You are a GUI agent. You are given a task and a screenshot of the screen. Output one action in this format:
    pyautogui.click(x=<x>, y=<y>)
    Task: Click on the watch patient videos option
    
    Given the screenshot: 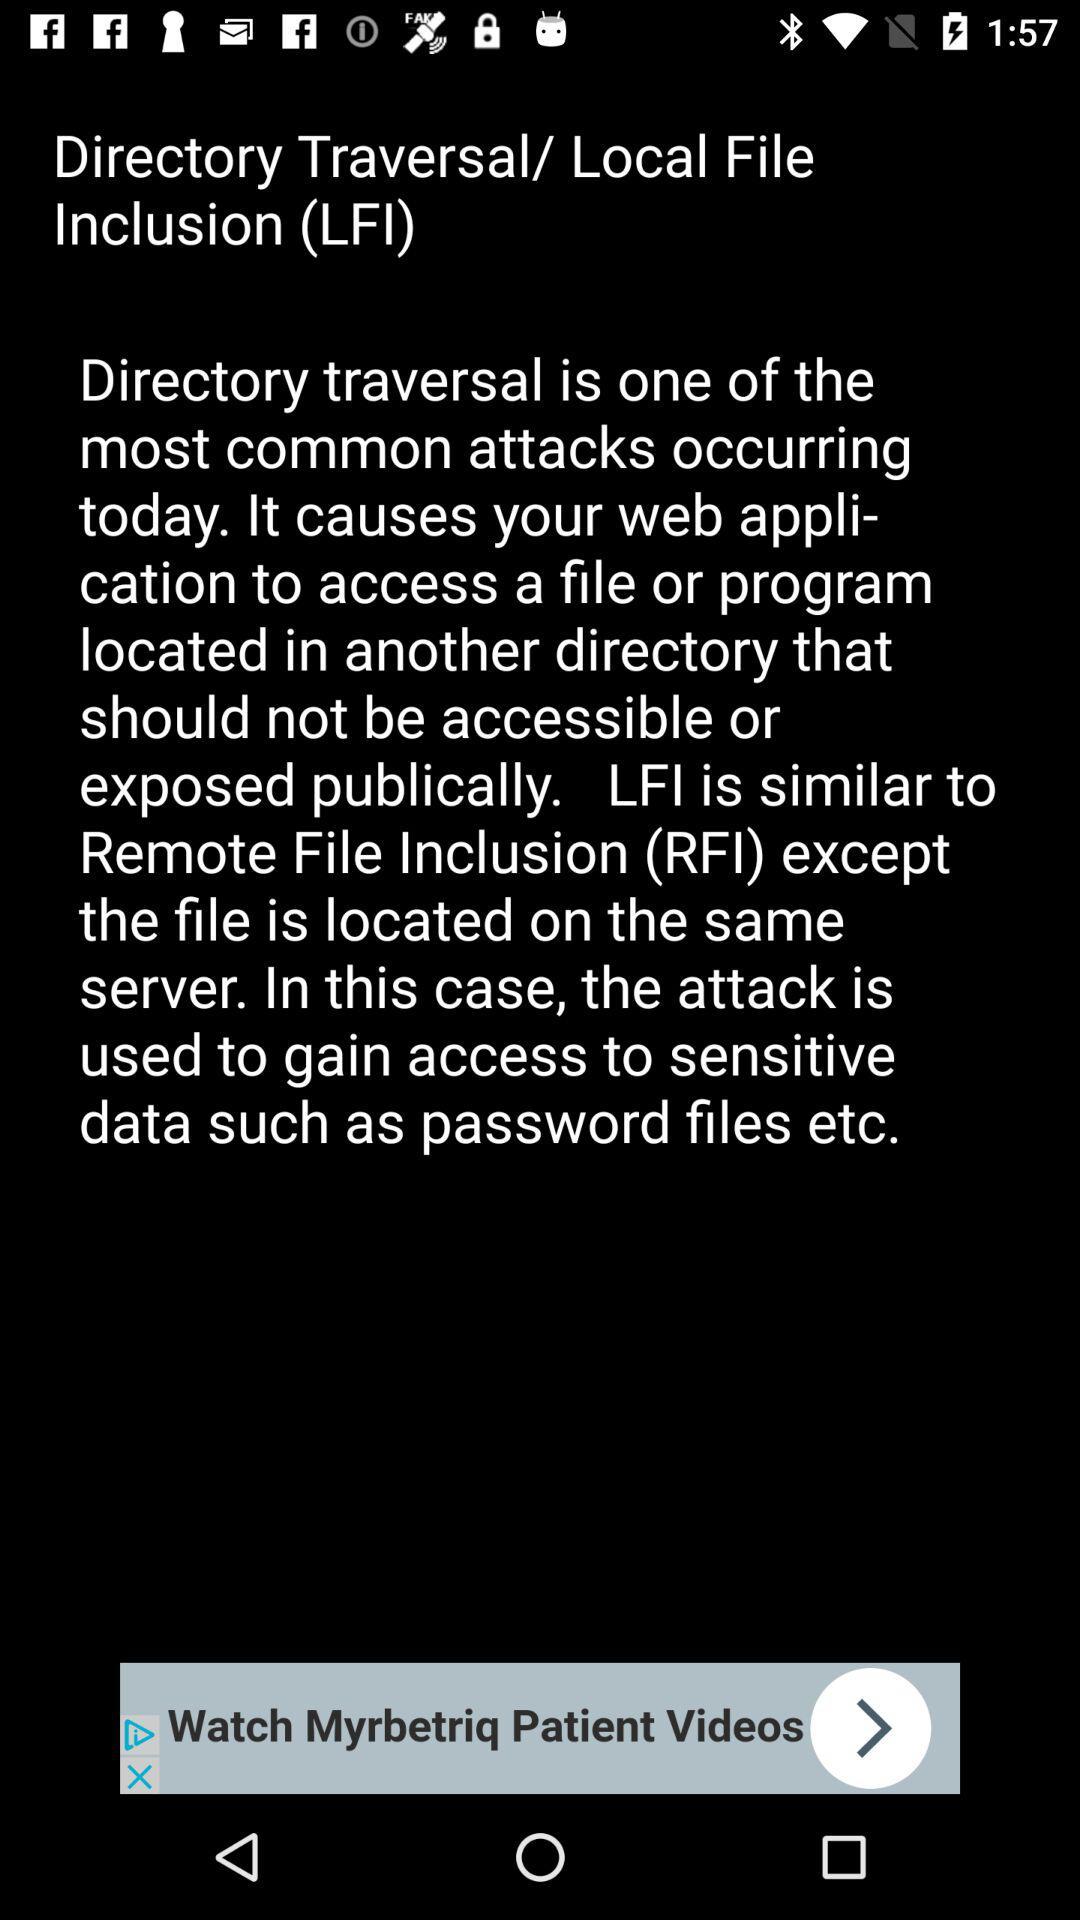 What is the action you would take?
    pyautogui.click(x=540, y=1727)
    